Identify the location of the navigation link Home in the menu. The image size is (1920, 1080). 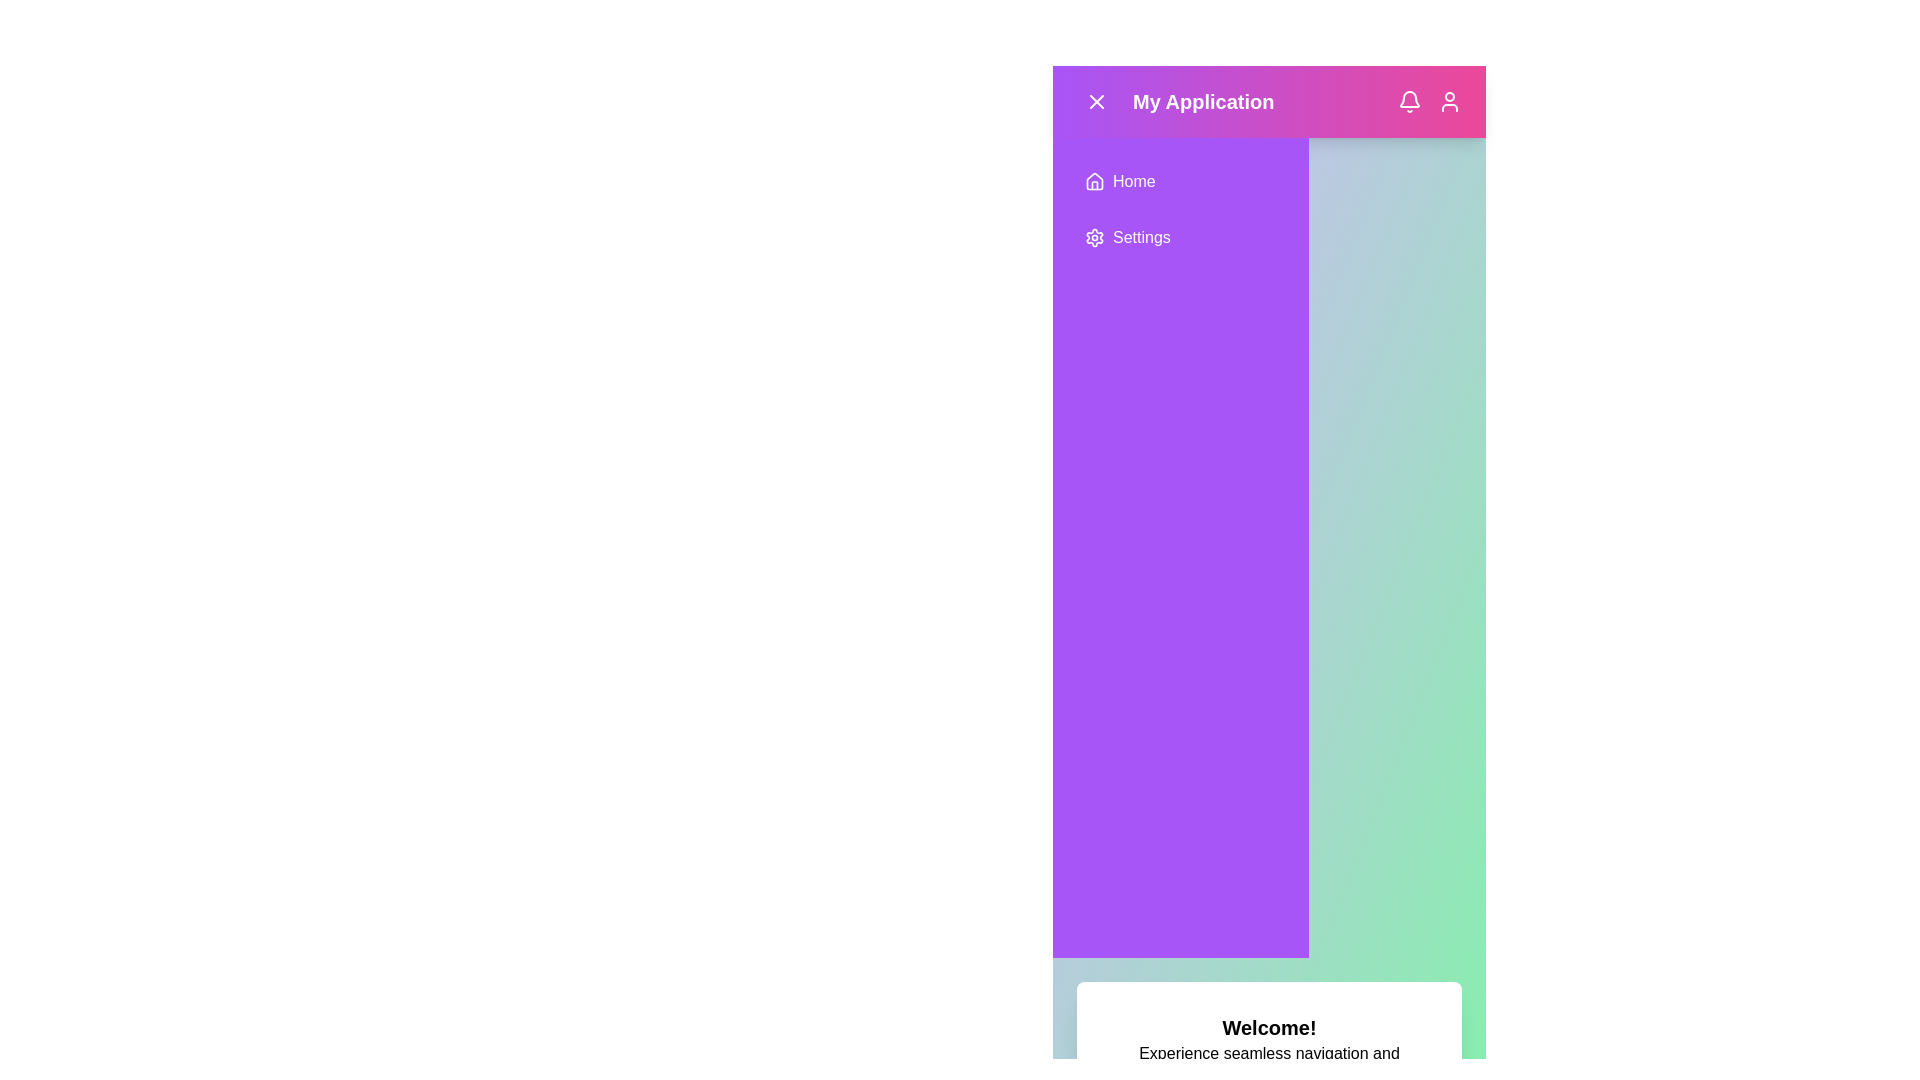
(1180, 181).